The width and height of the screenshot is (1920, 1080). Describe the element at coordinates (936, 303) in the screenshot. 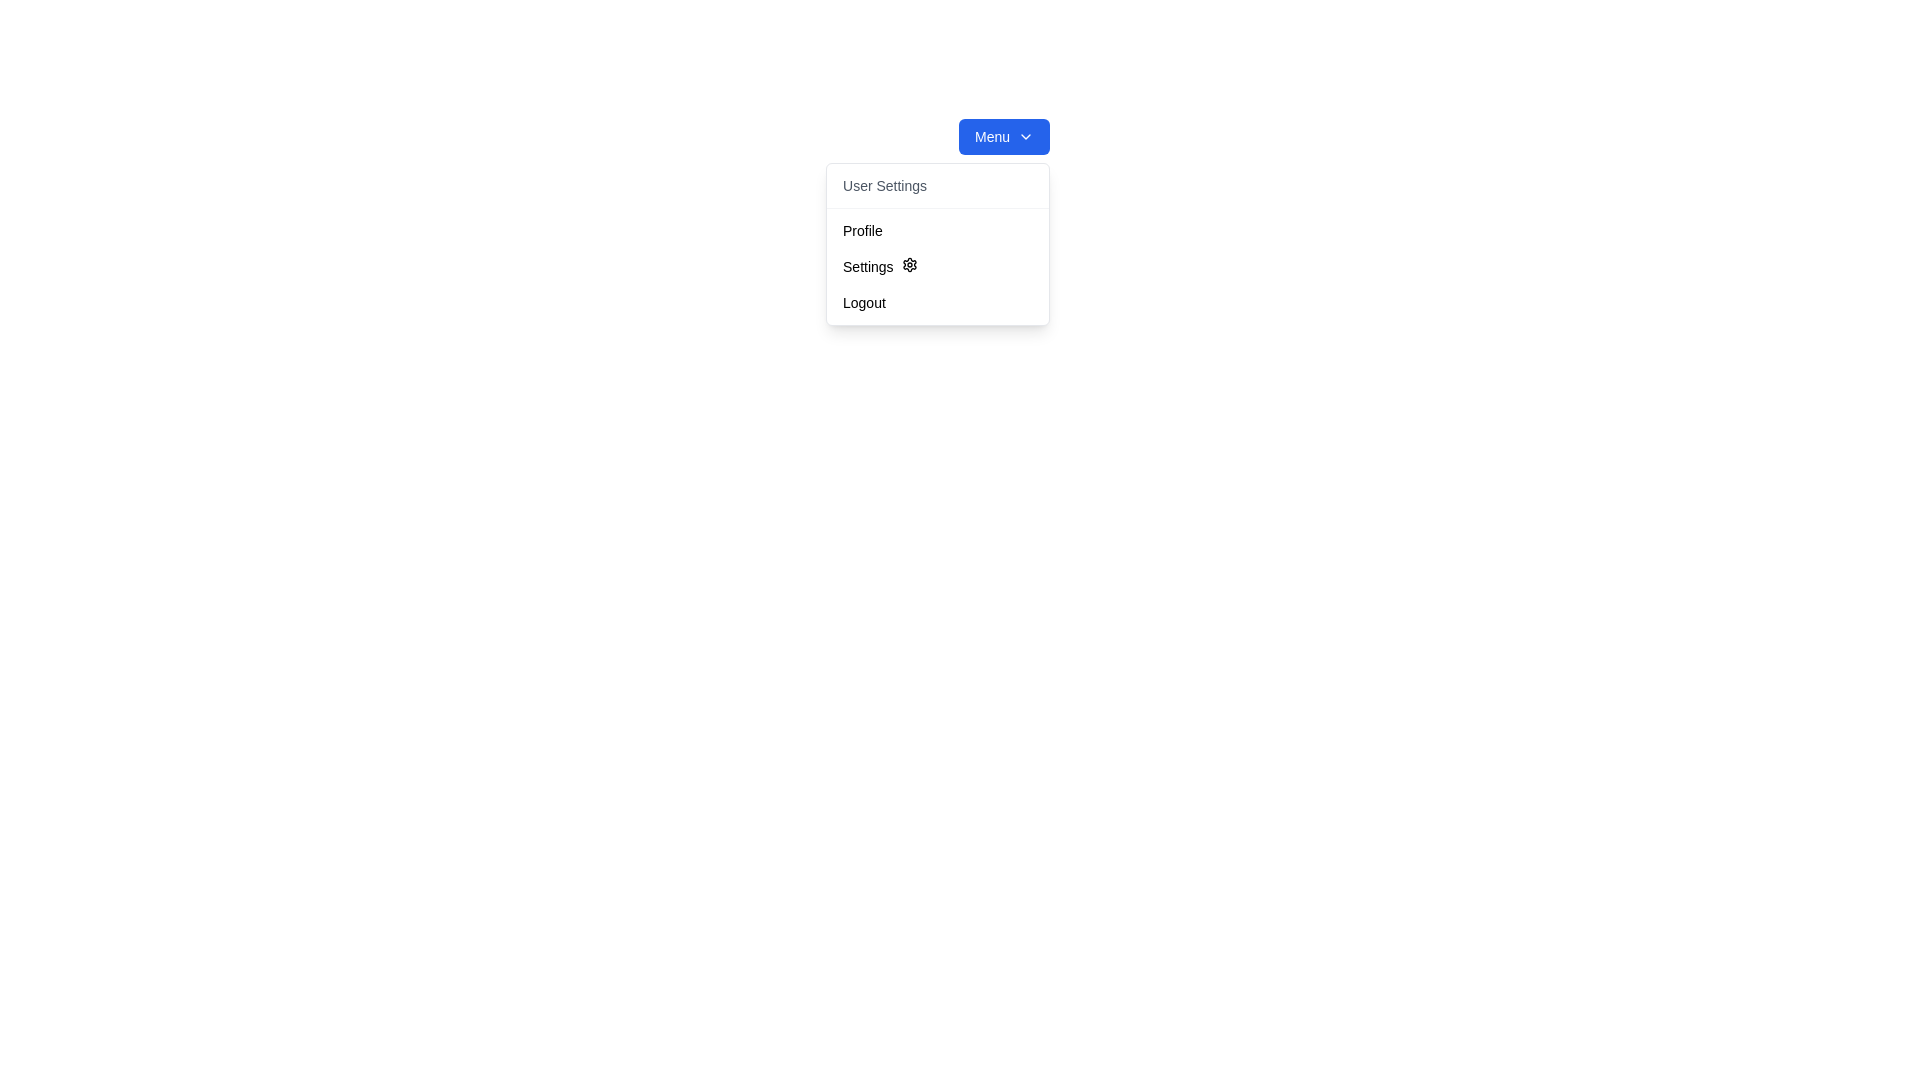

I see `the logout button located as the last item in the vertical dropdown menu, positioned below 'Settings', to log out of the account` at that location.